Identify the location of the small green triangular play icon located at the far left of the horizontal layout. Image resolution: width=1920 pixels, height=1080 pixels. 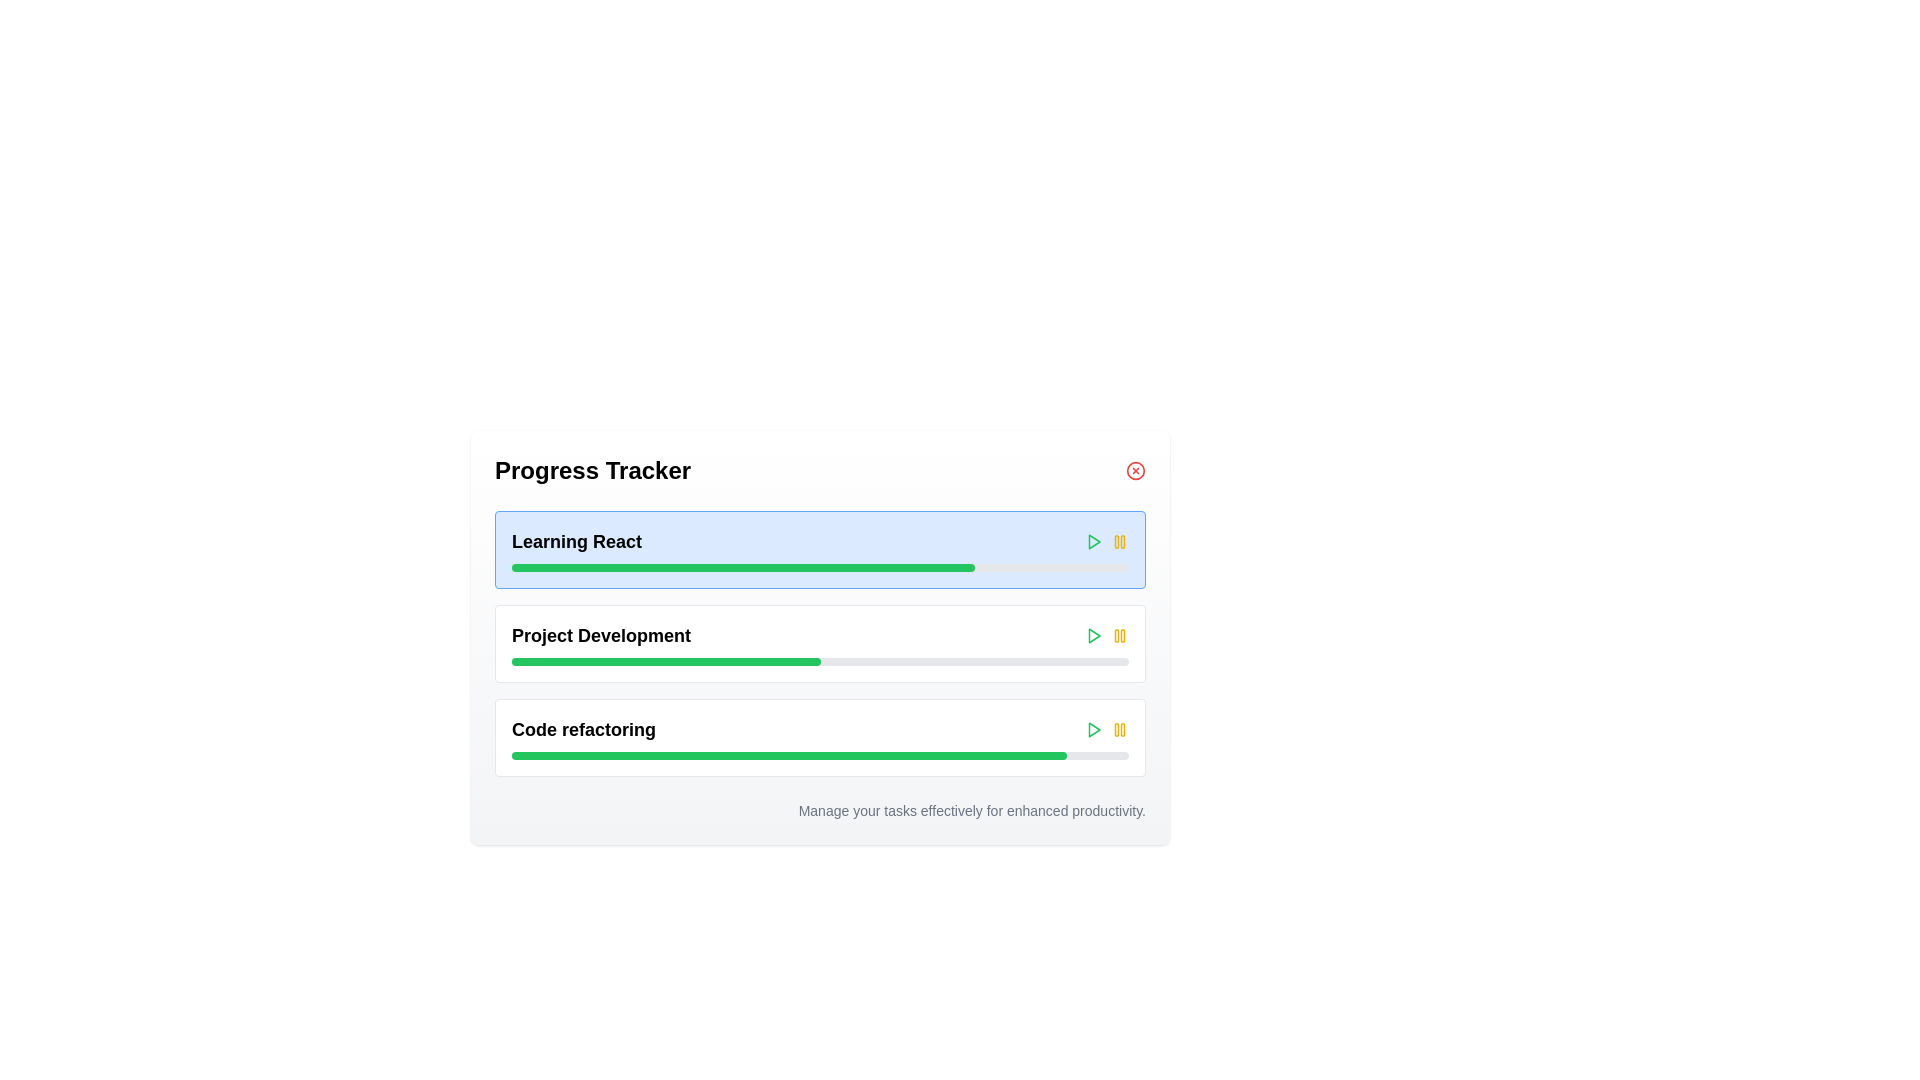
(1093, 636).